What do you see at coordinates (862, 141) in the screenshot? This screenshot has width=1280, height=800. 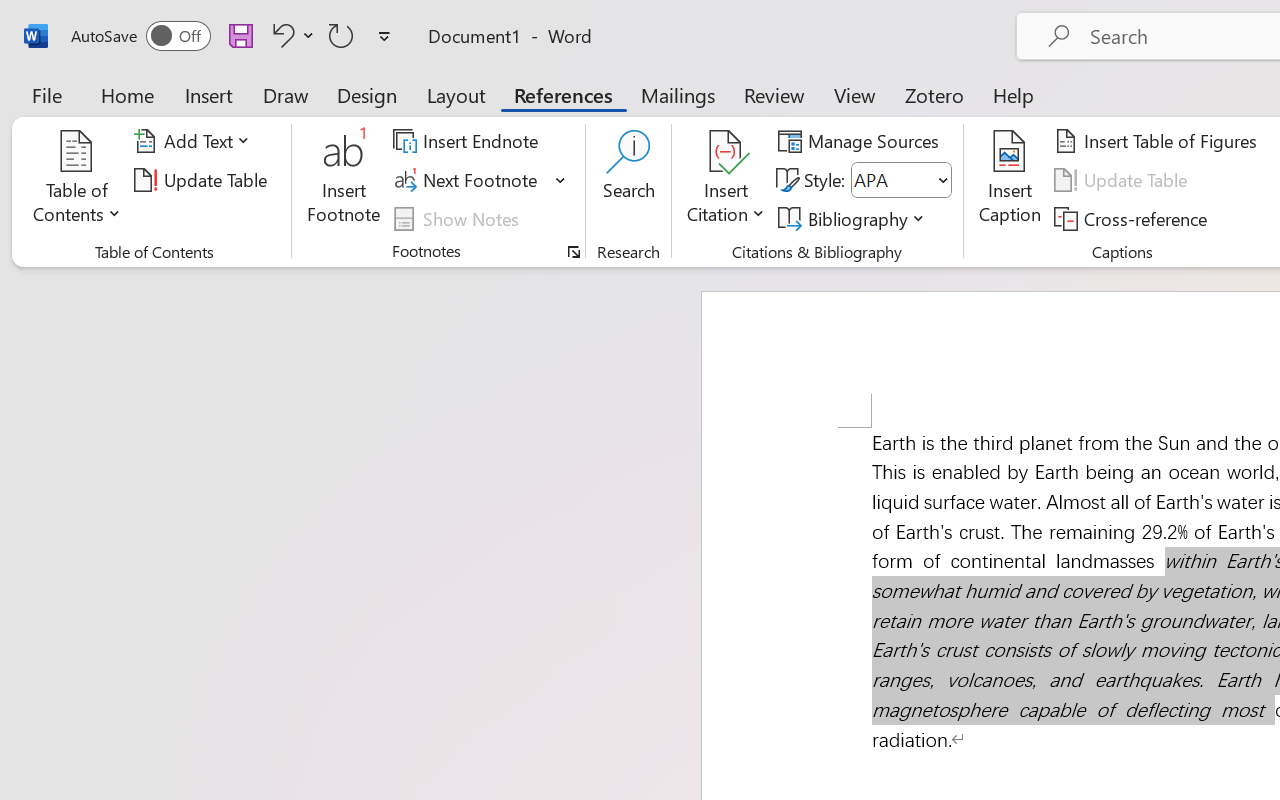 I see `'Manage Sources...'` at bounding box center [862, 141].